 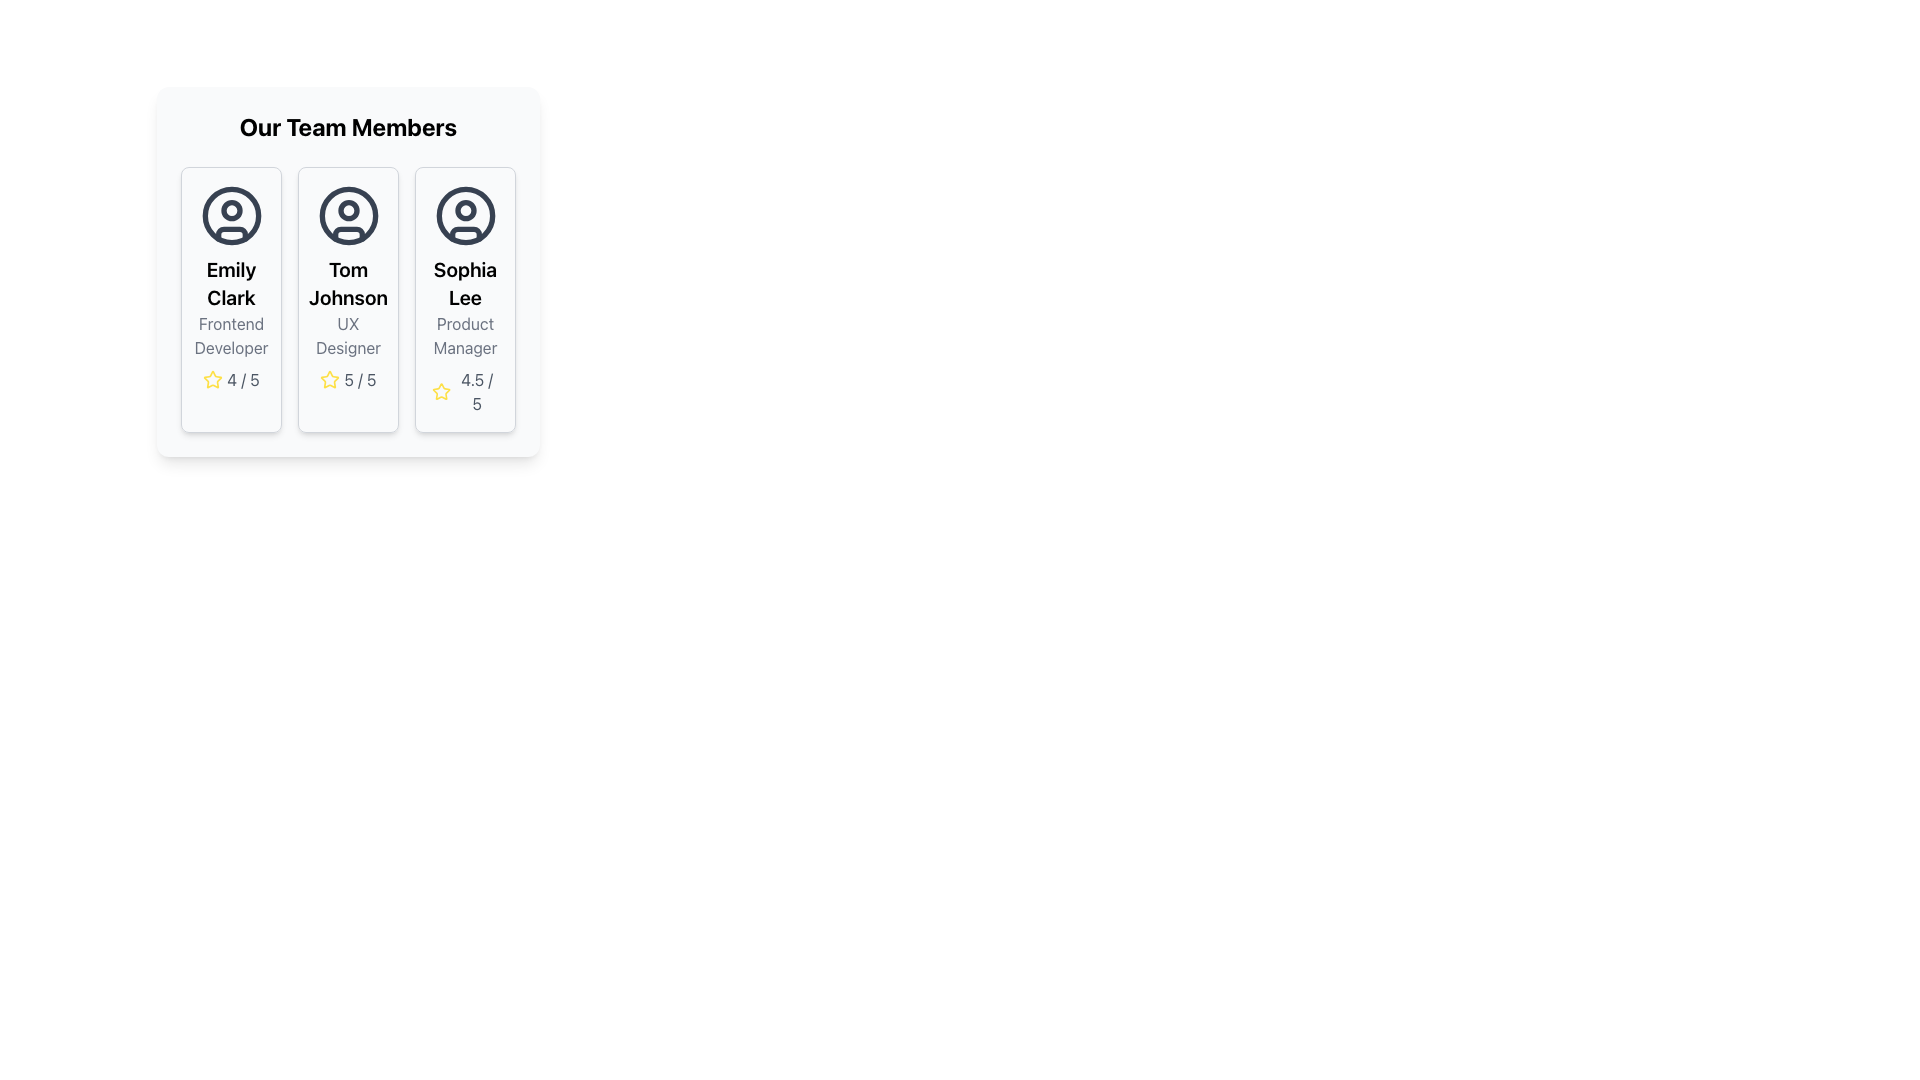 I want to click on the profile card, so click(x=348, y=288).